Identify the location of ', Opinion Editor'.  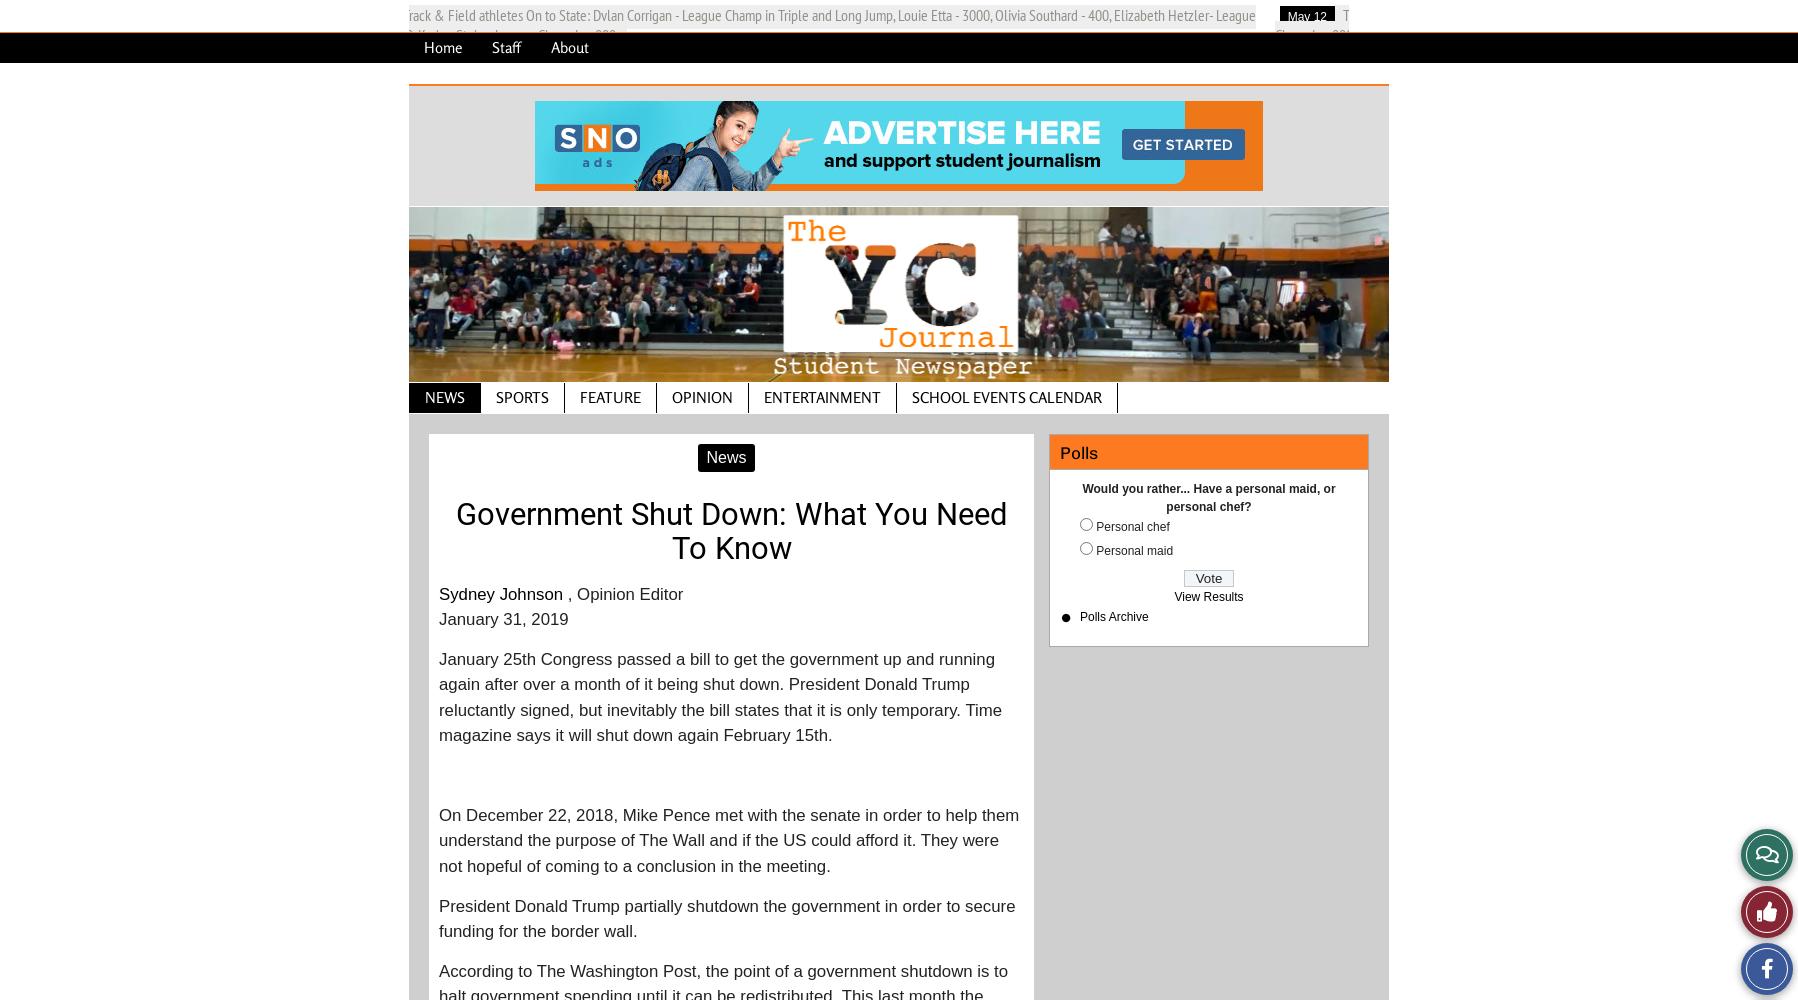
(623, 592).